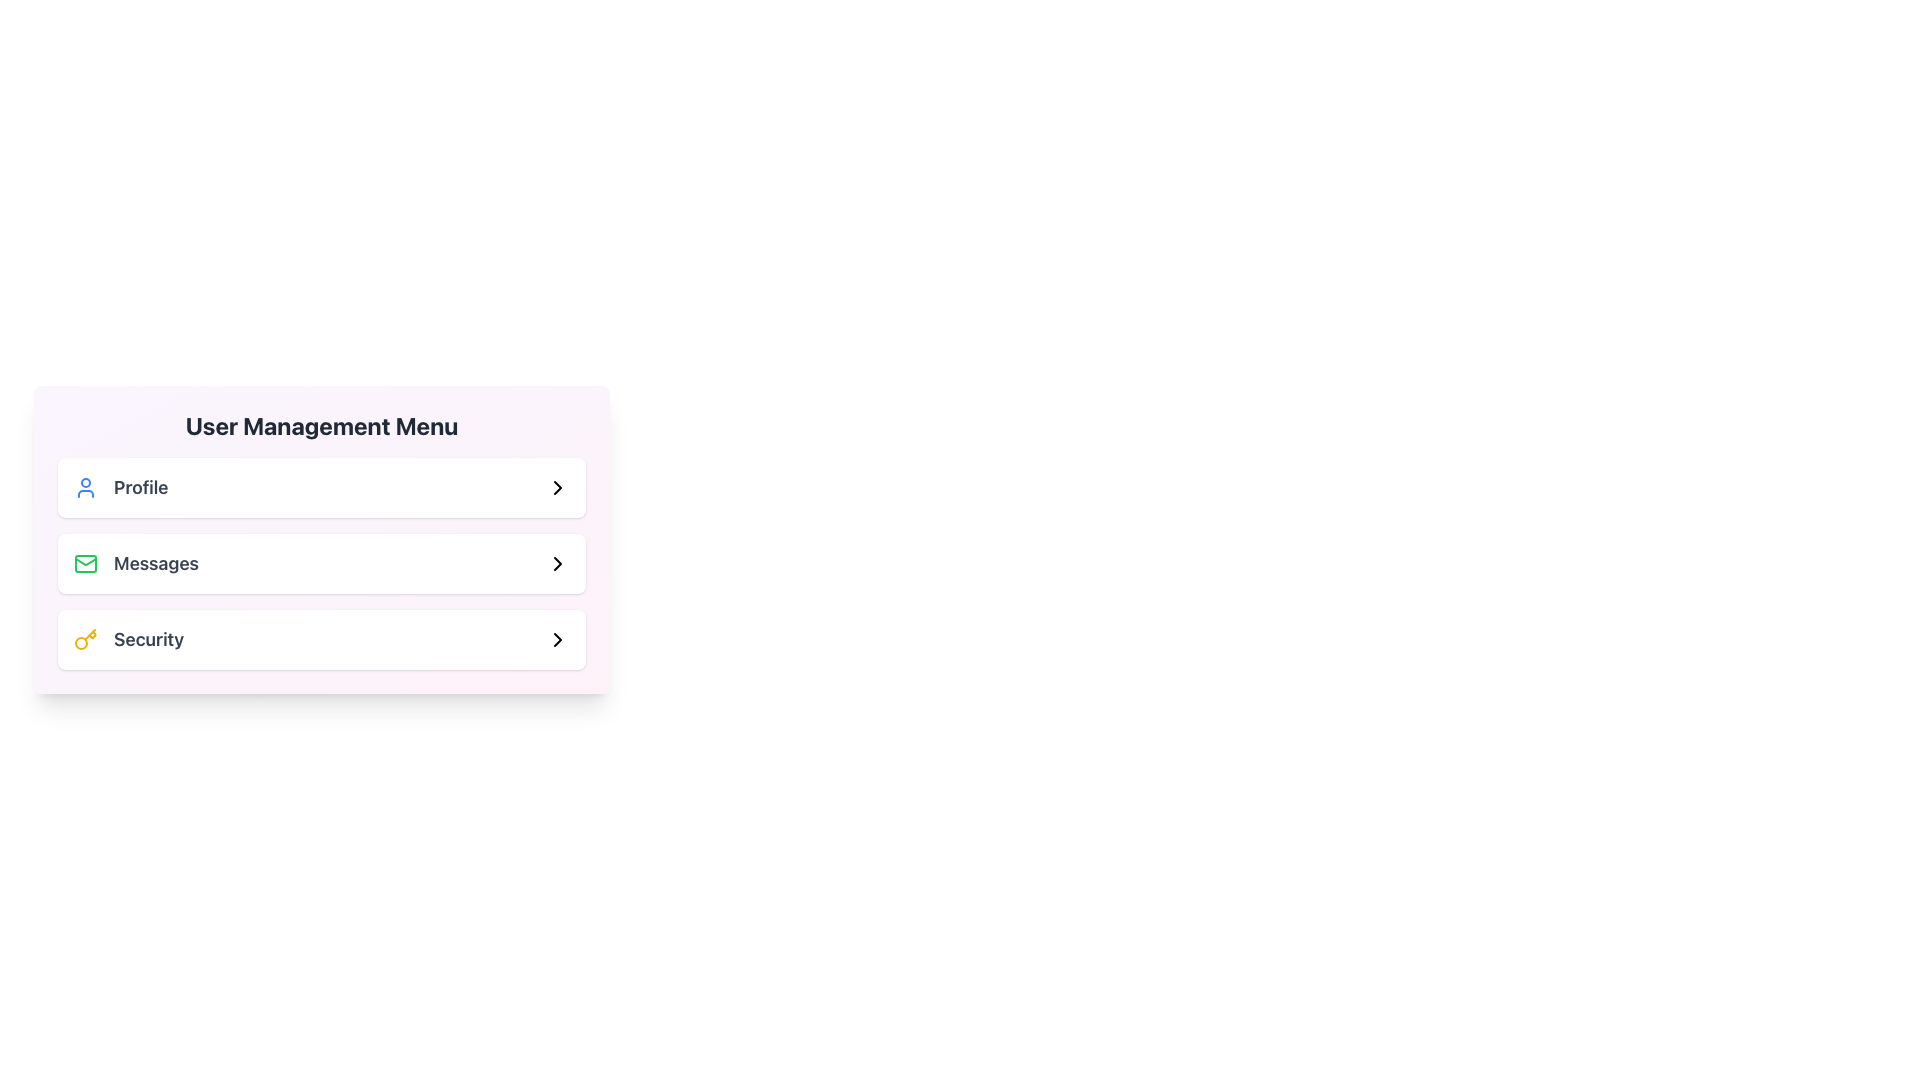 The width and height of the screenshot is (1920, 1080). What do you see at coordinates (119, 488) in the screenshot?
I see `the 'Profile' menu item, which consists of a blue user icon and bold gray text labeled 'Profile'` at bounding box center [119, 488].